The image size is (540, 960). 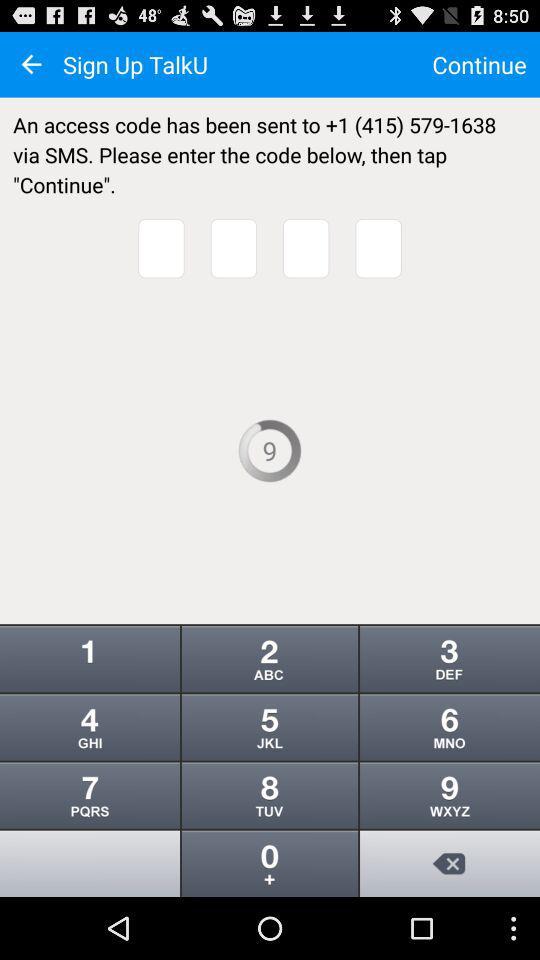 I want to click on the more icon, so click(x=449, y=777).